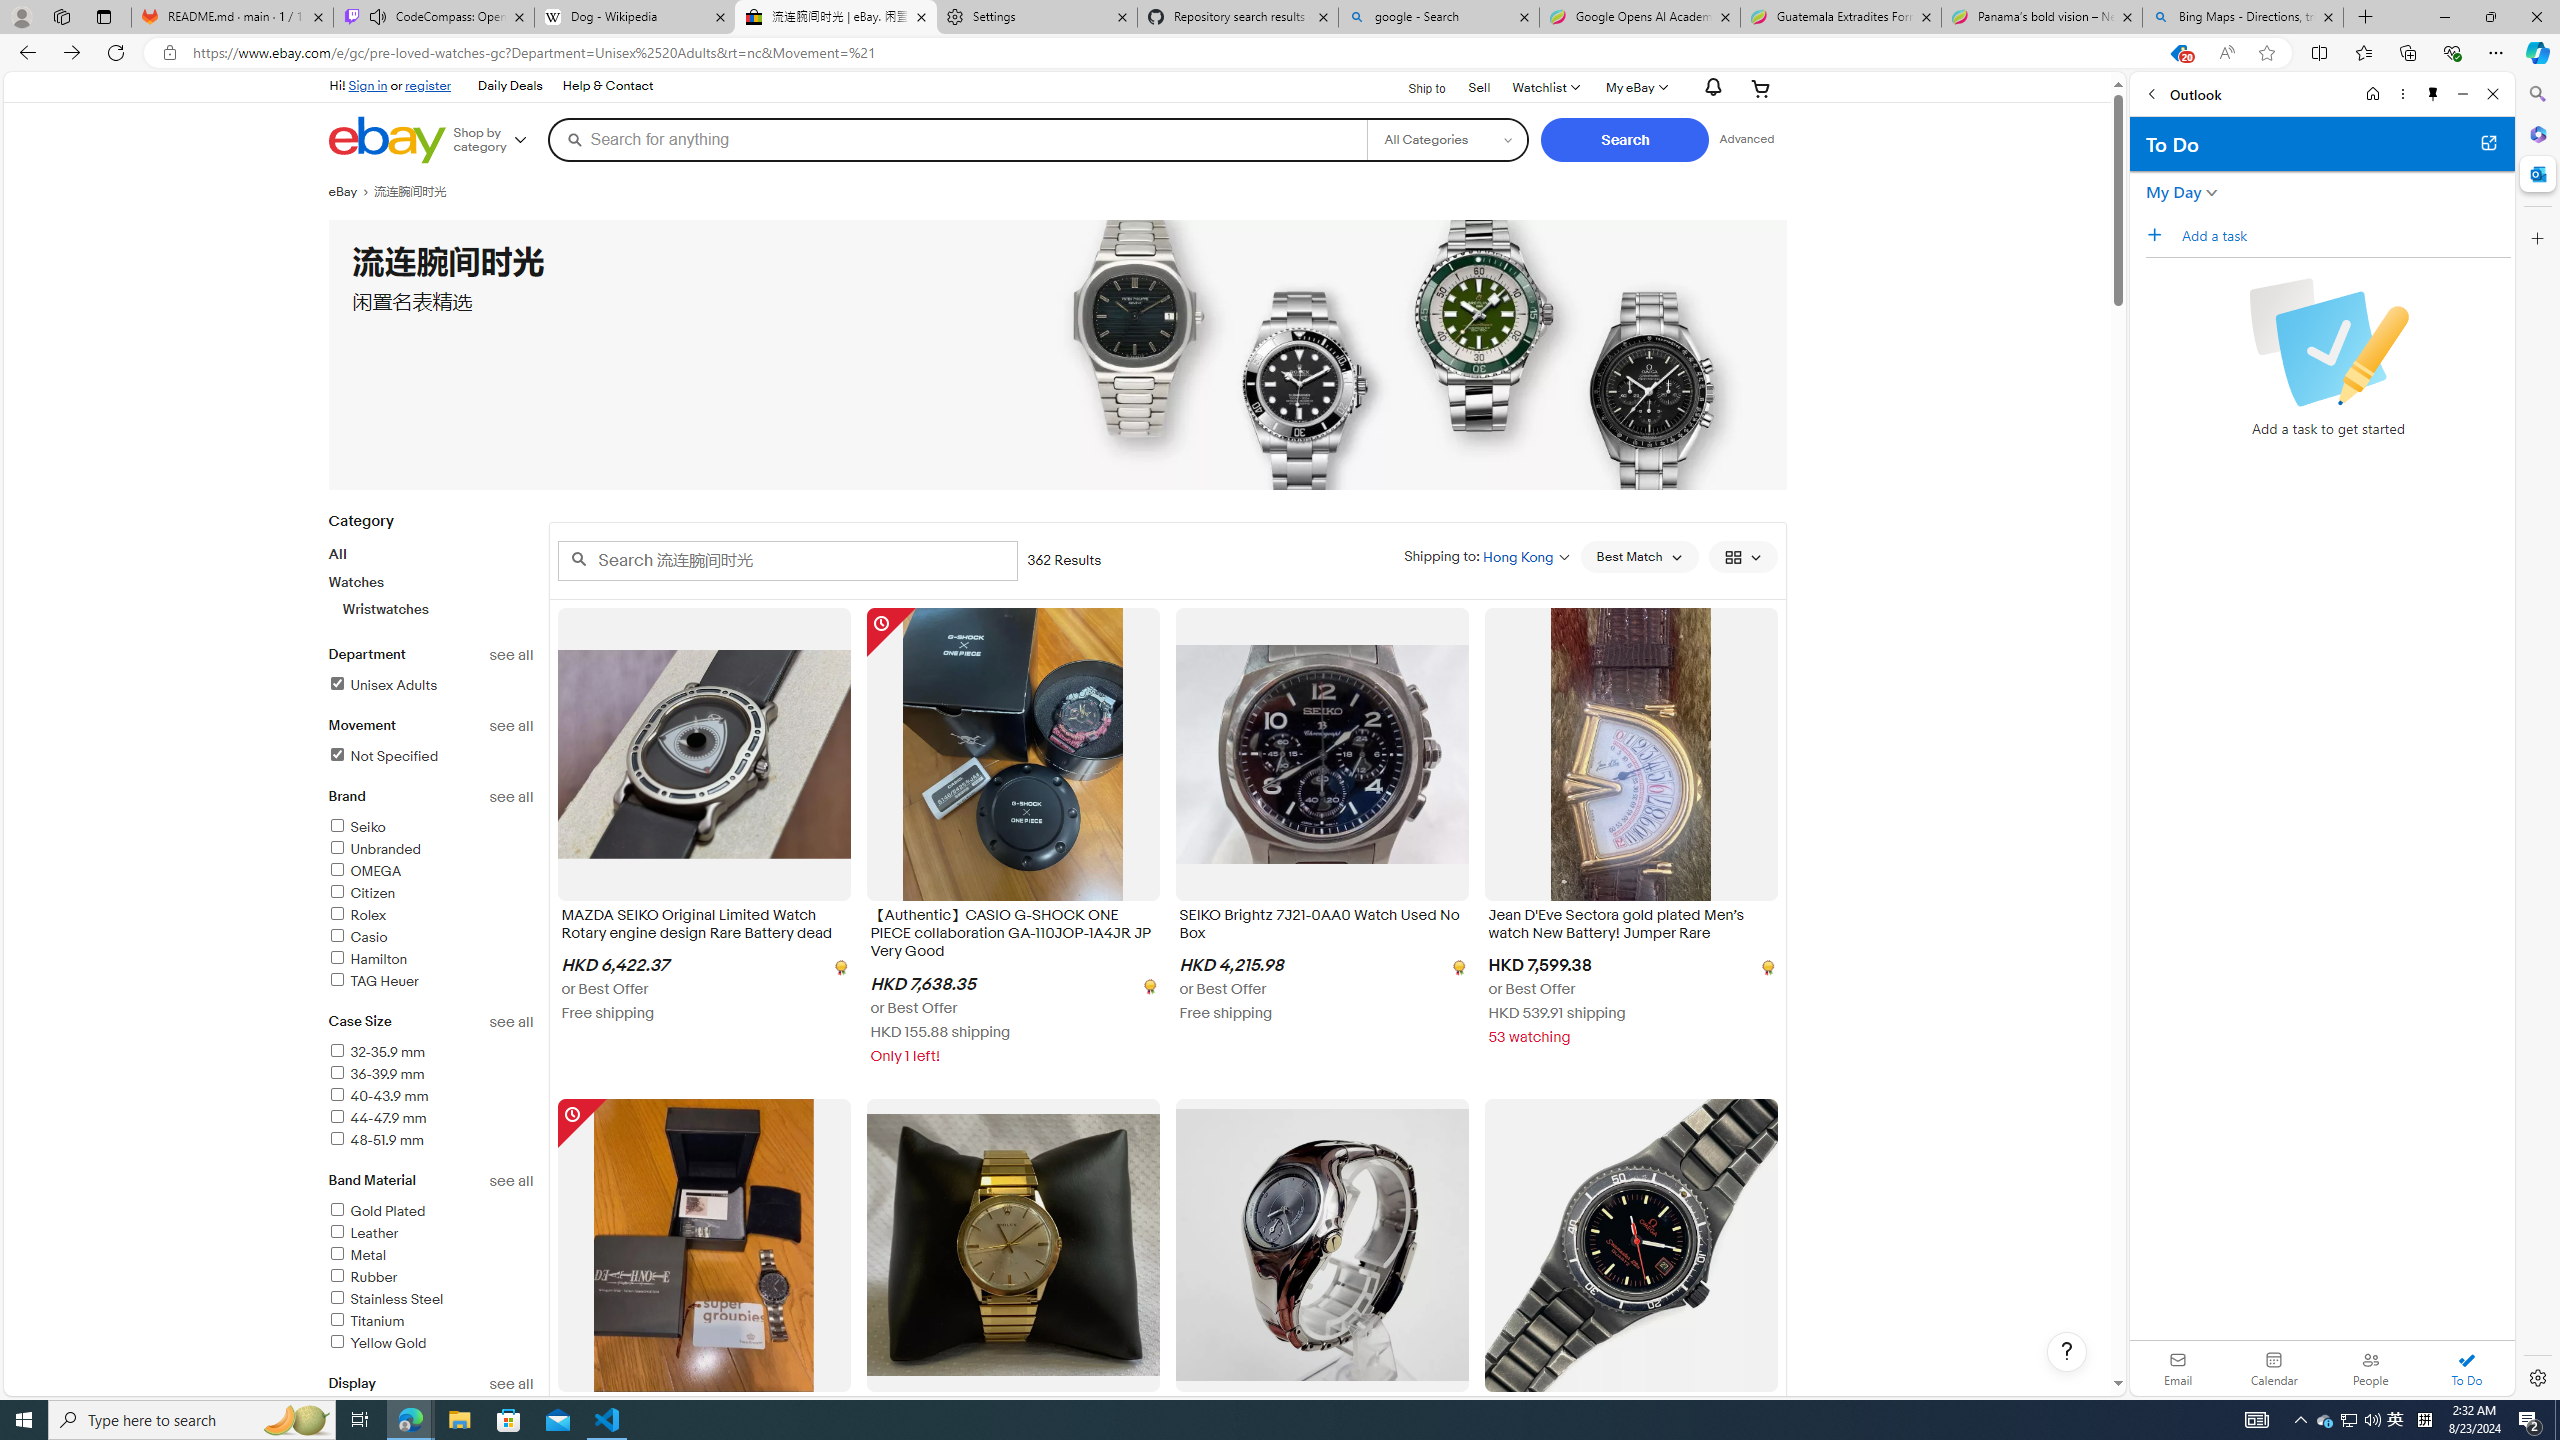 This screenshot has width=2560, height=1440. What do you see at coordinates (2274, 1367) in the screenshot?
I see `'Calendar. Date today is 22'` at bounding box center [2274, 1367].